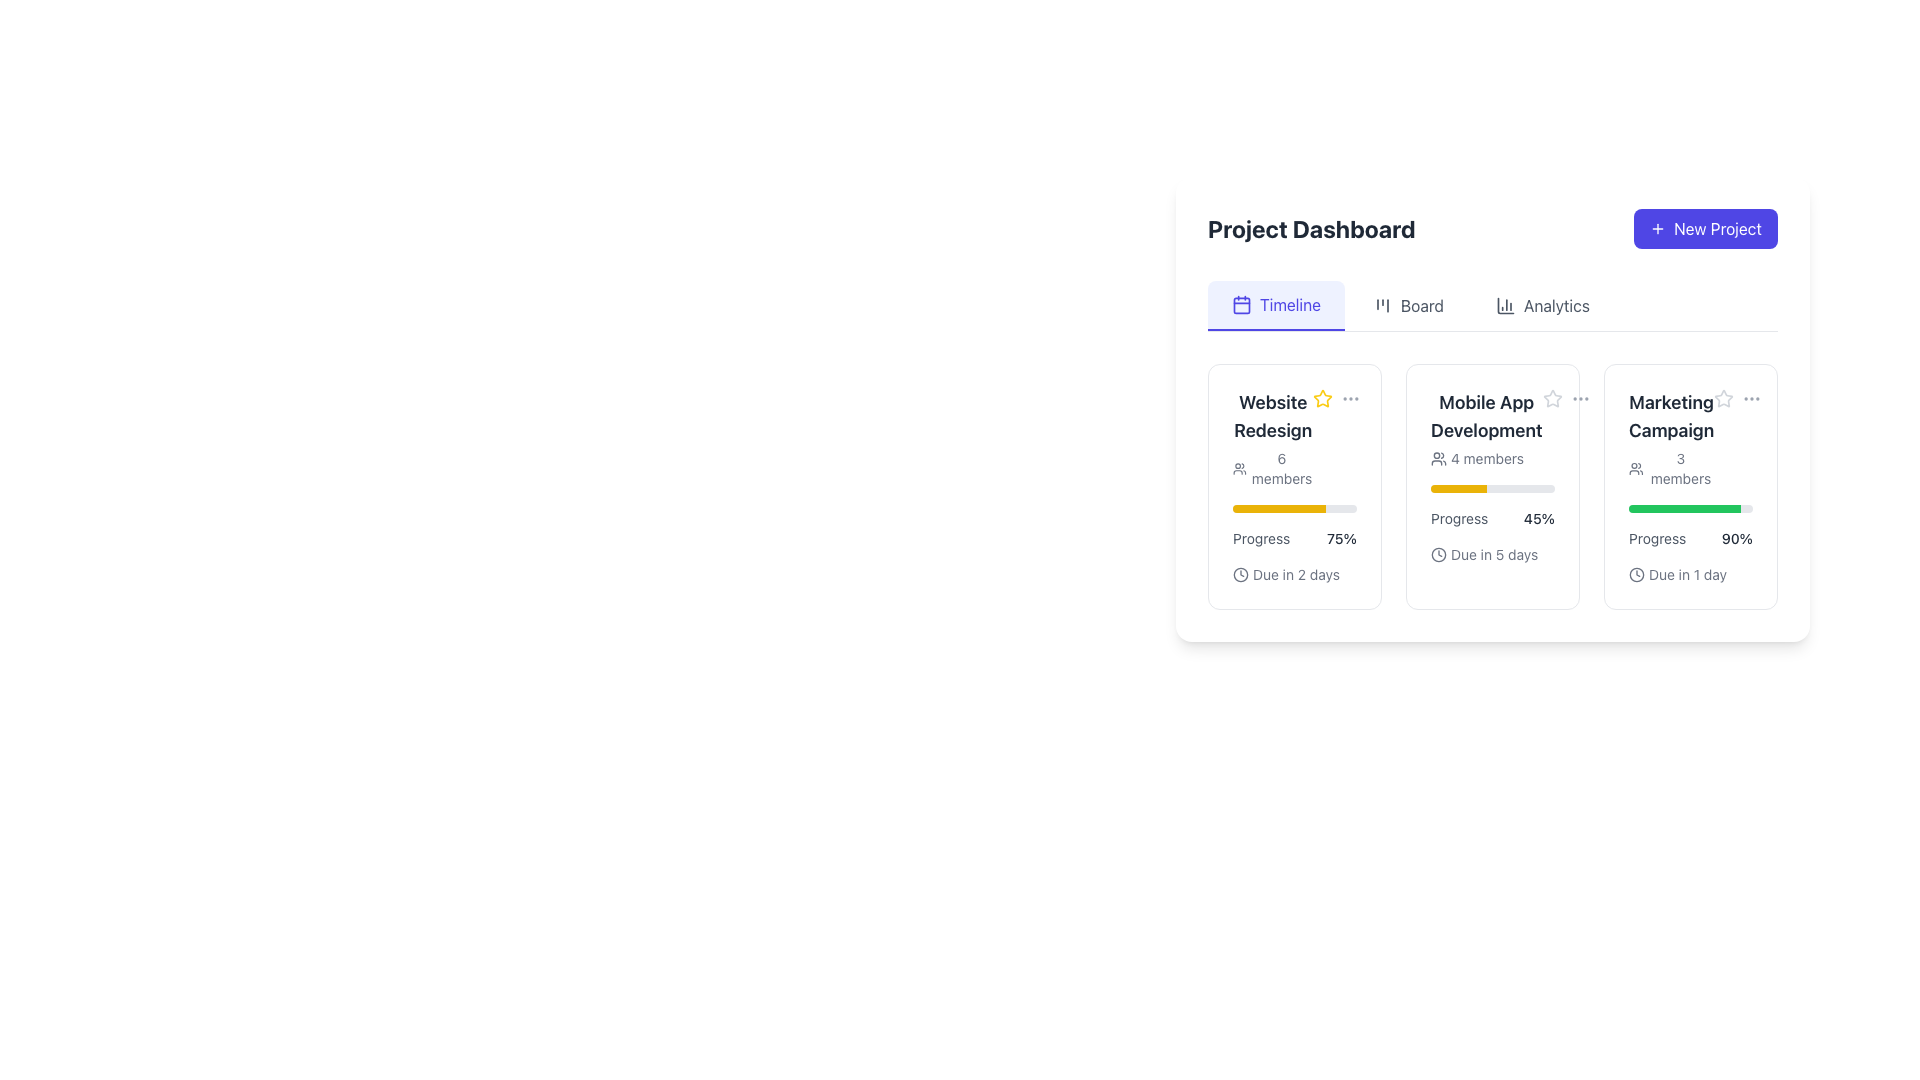  I want to click on the icon button with an ellipsis design located at the top-right section of the 'Mobile App Development' card, so click(1579, 398).